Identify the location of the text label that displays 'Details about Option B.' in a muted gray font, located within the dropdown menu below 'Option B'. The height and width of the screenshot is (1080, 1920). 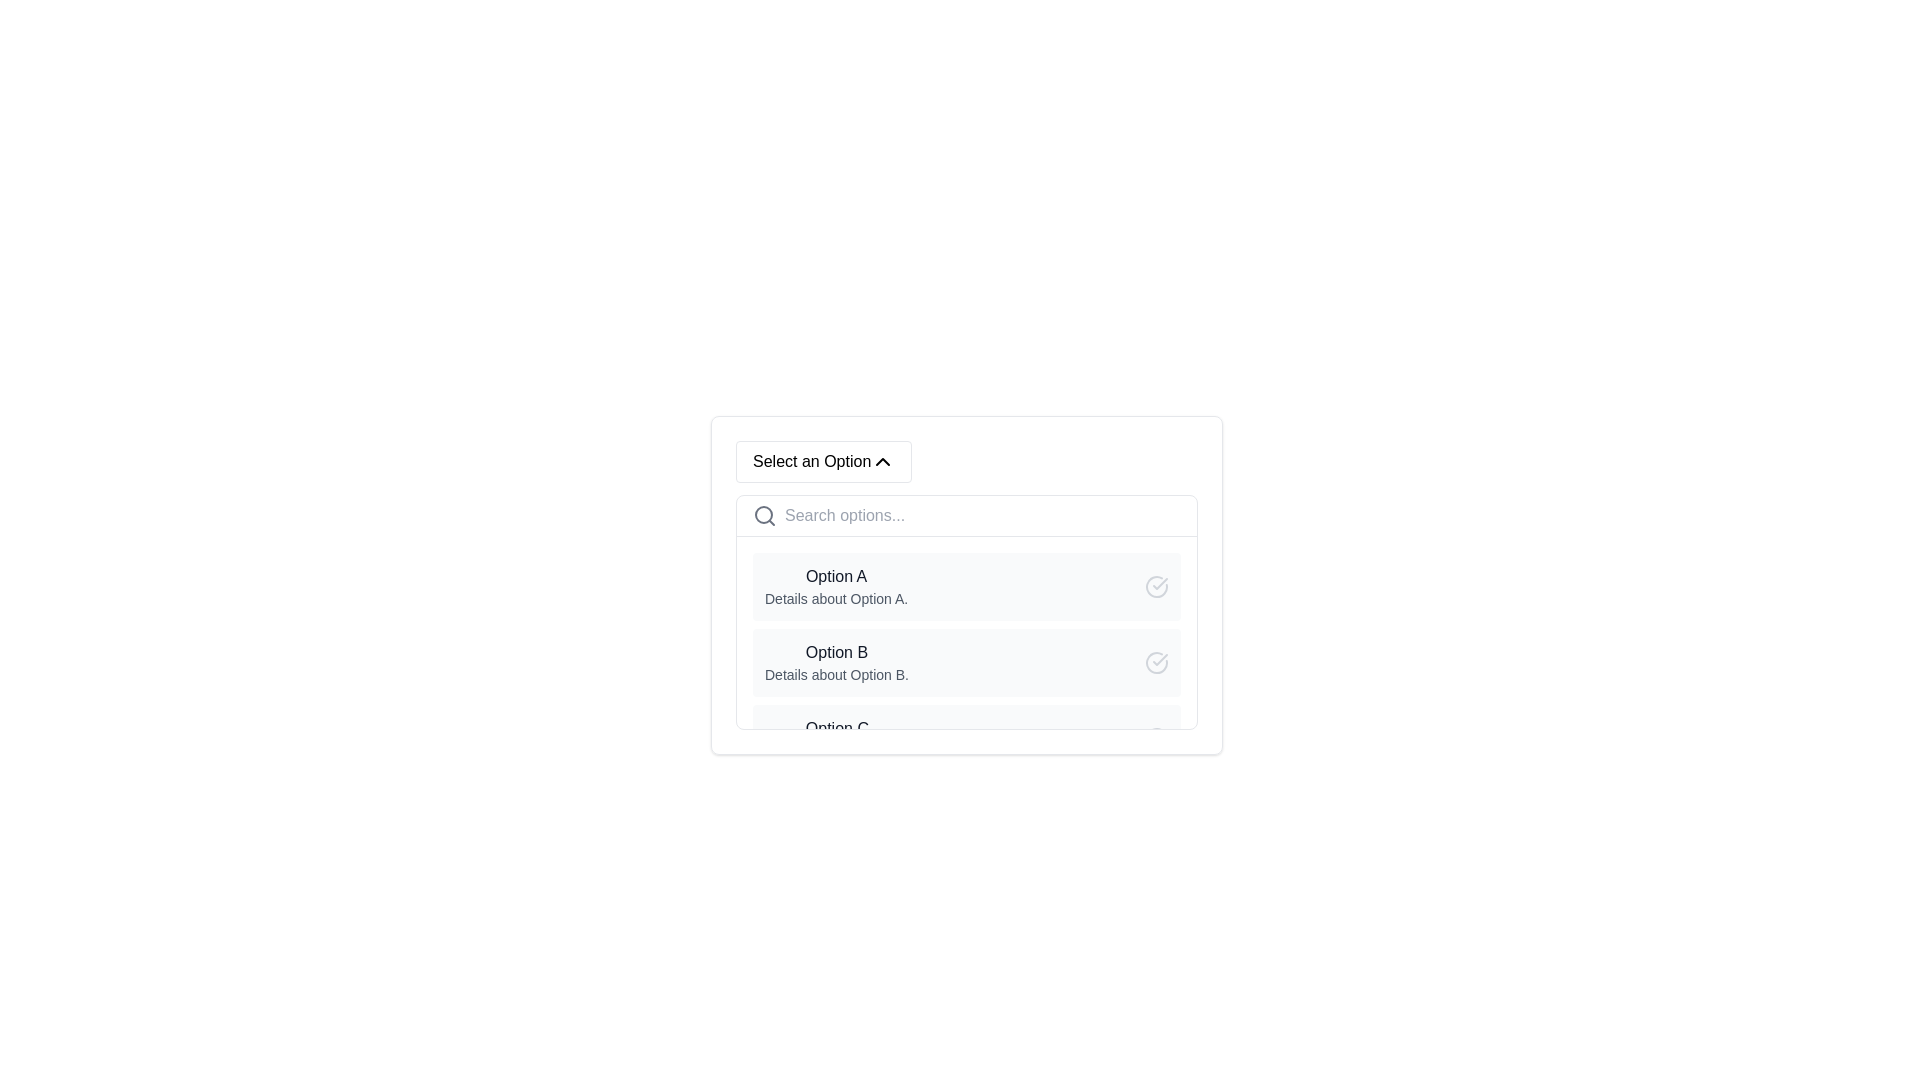
(836, 675).